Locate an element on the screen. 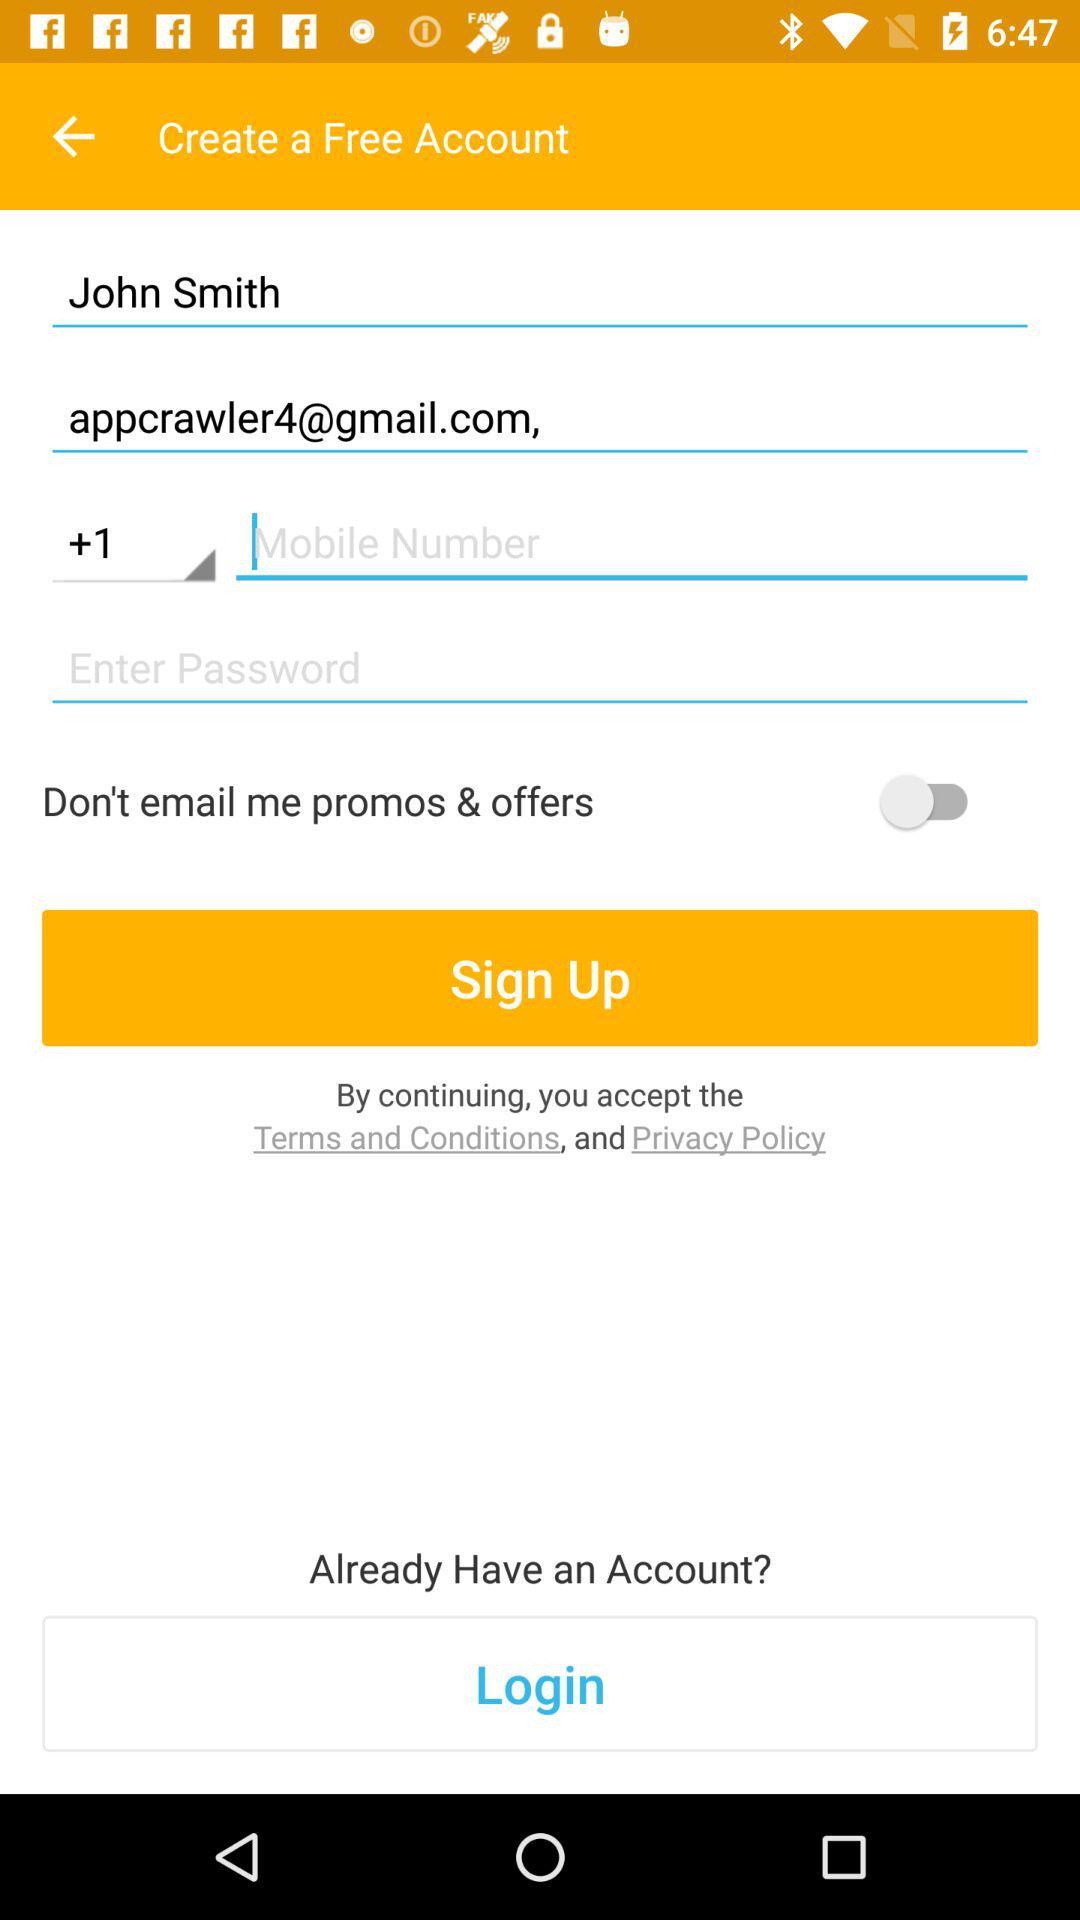 The height and width of the screenshot is (1920, 1080). on is located at coordinates (933, 801).